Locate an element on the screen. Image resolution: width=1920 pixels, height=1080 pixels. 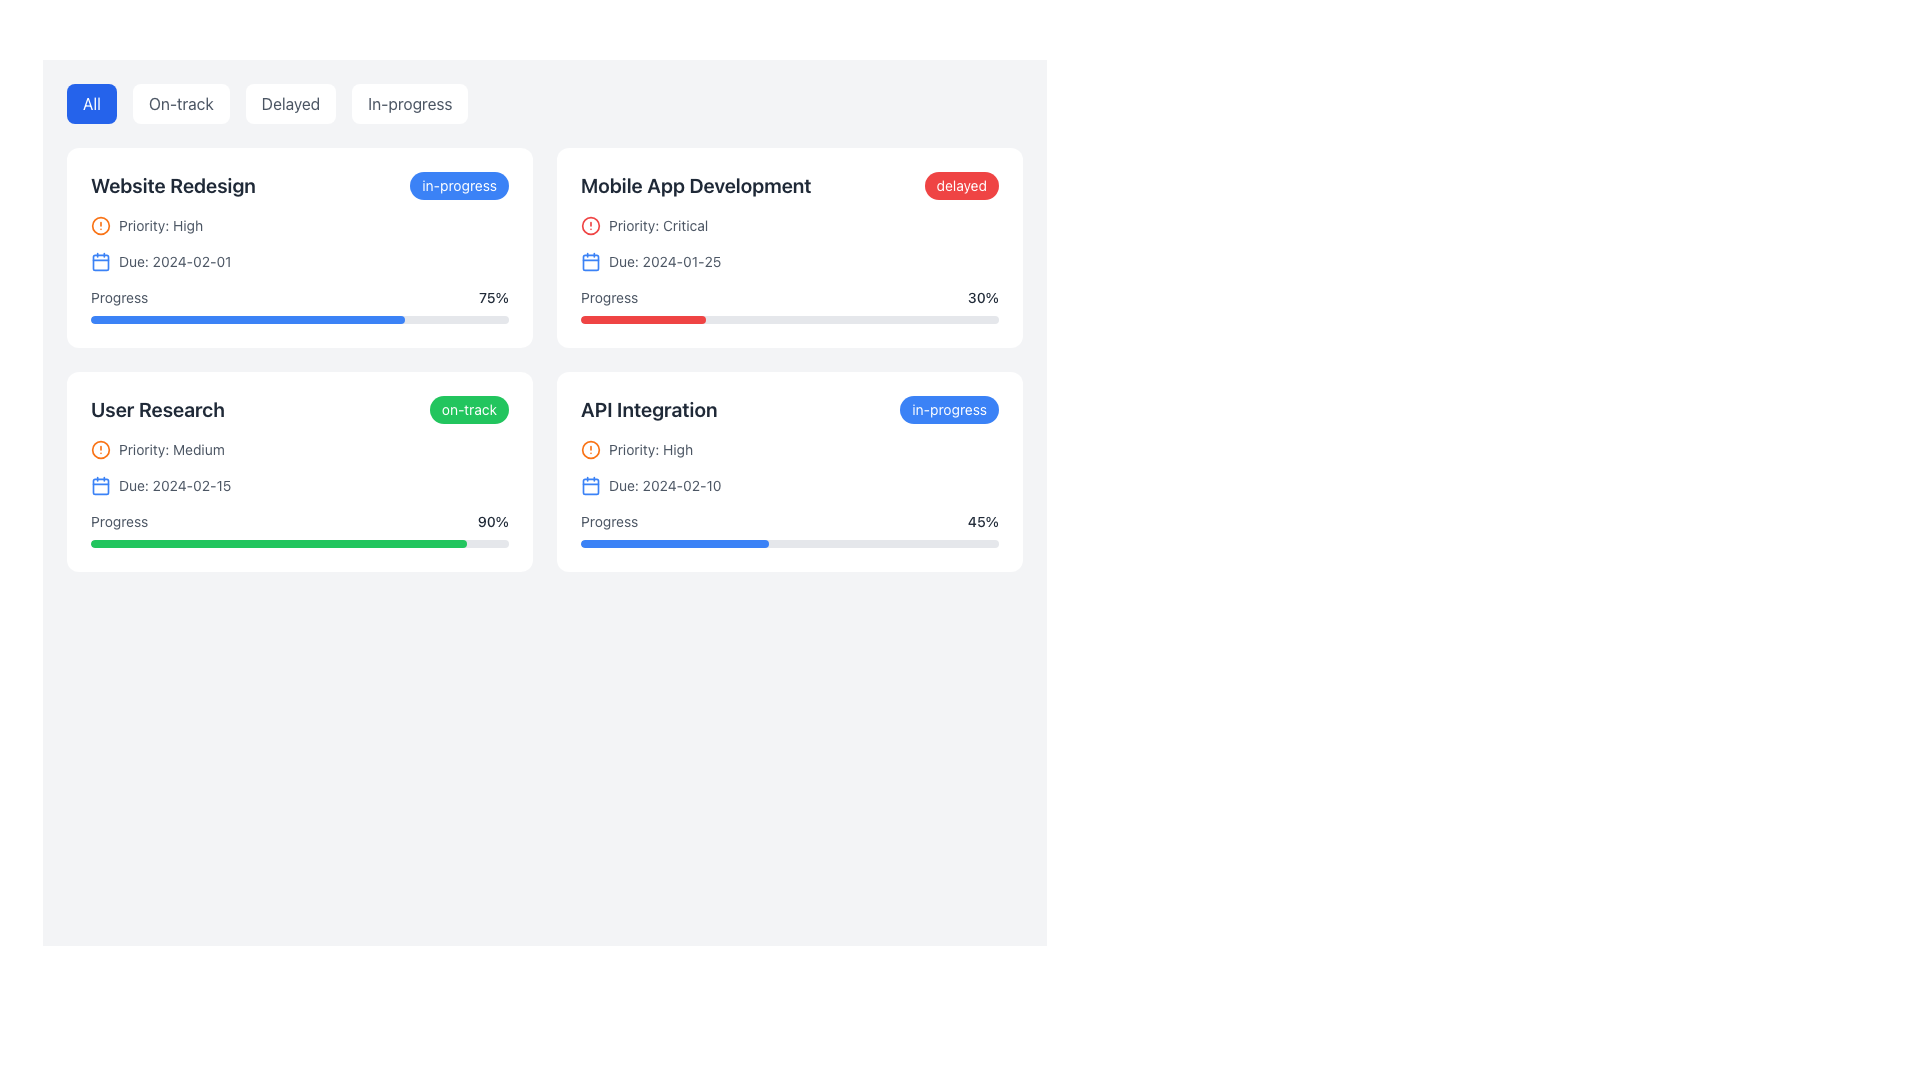
the Text Label with Icon that indicates the medium priority level of the task in the 'User Research' card, located below the card title and above the due date is located at coordinates (171, 450).